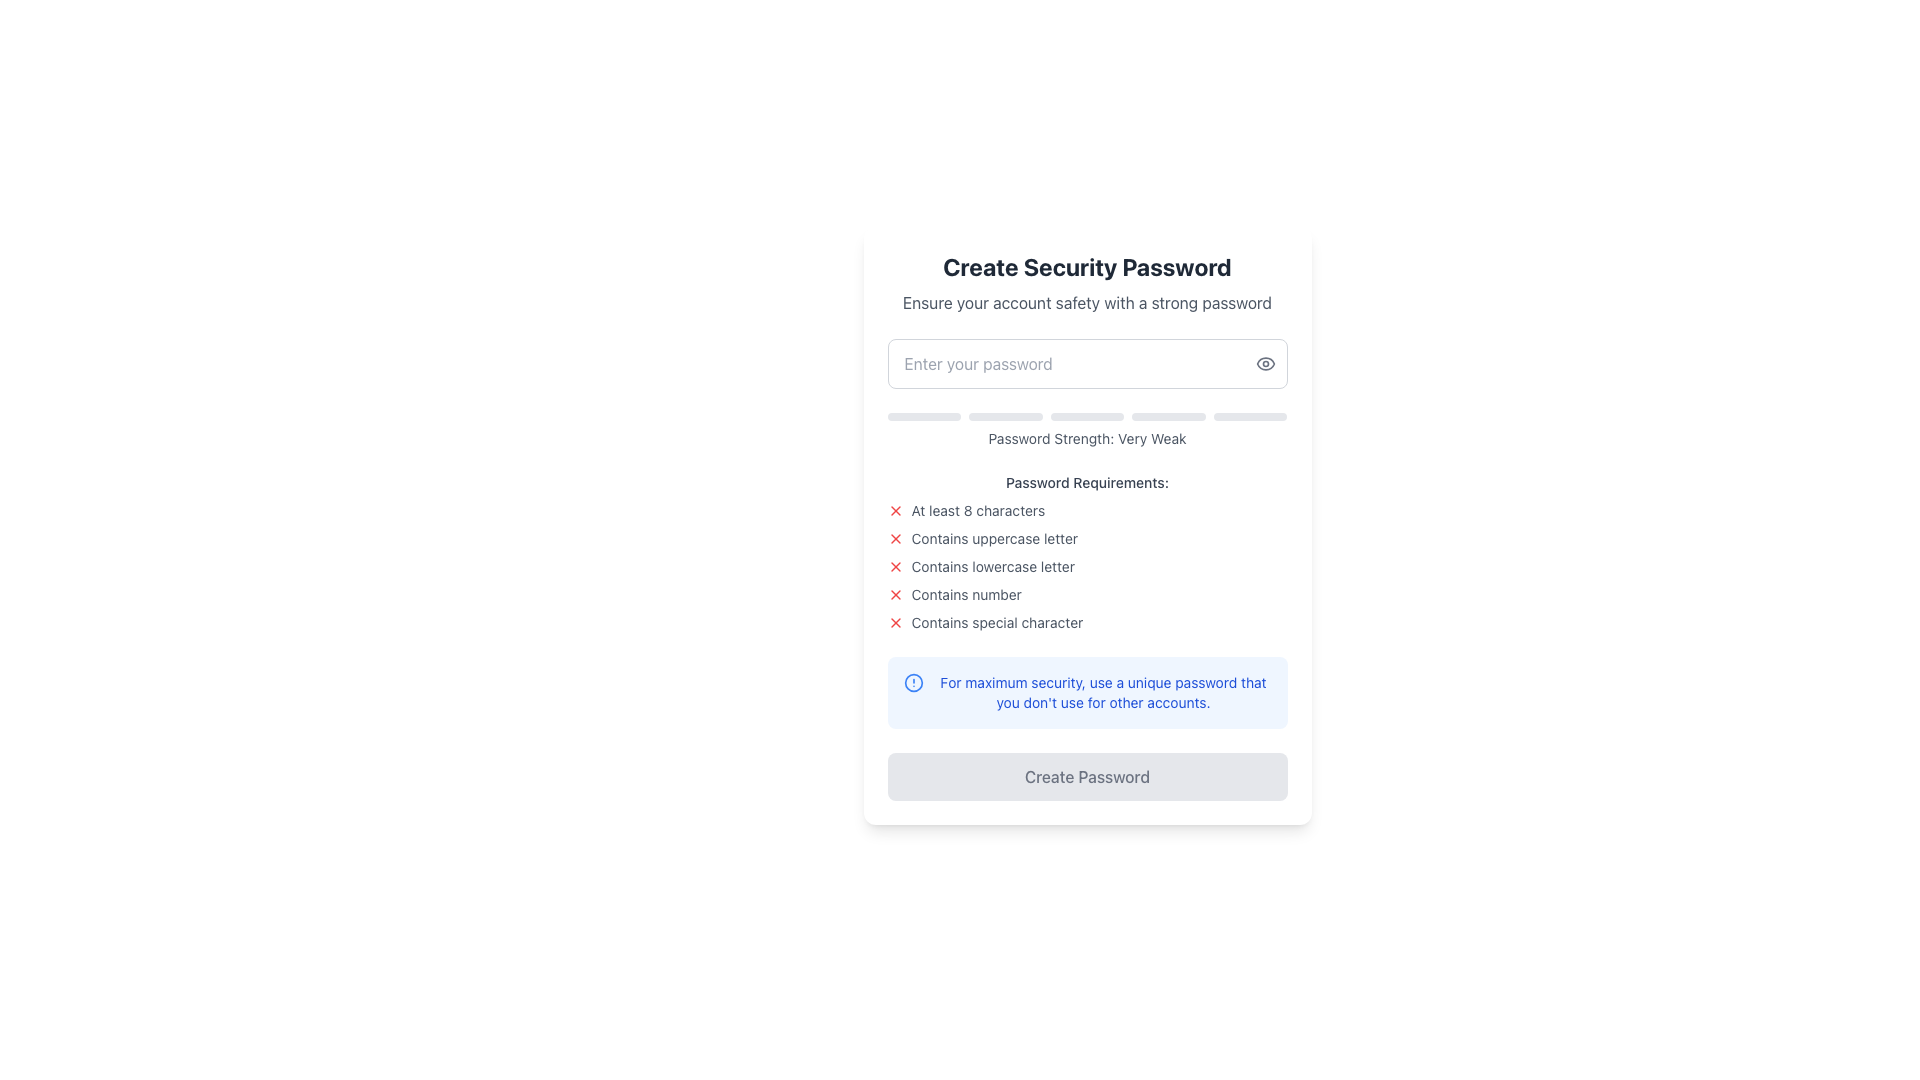 The image size is (1920, 1080). What do you see at coordinates (978, 509) in the screenshot?
I see `the text label that informs the user about the password requirement of at least 8 characters, positioned after the red 'X' icon` at bounding box center [978, 509].